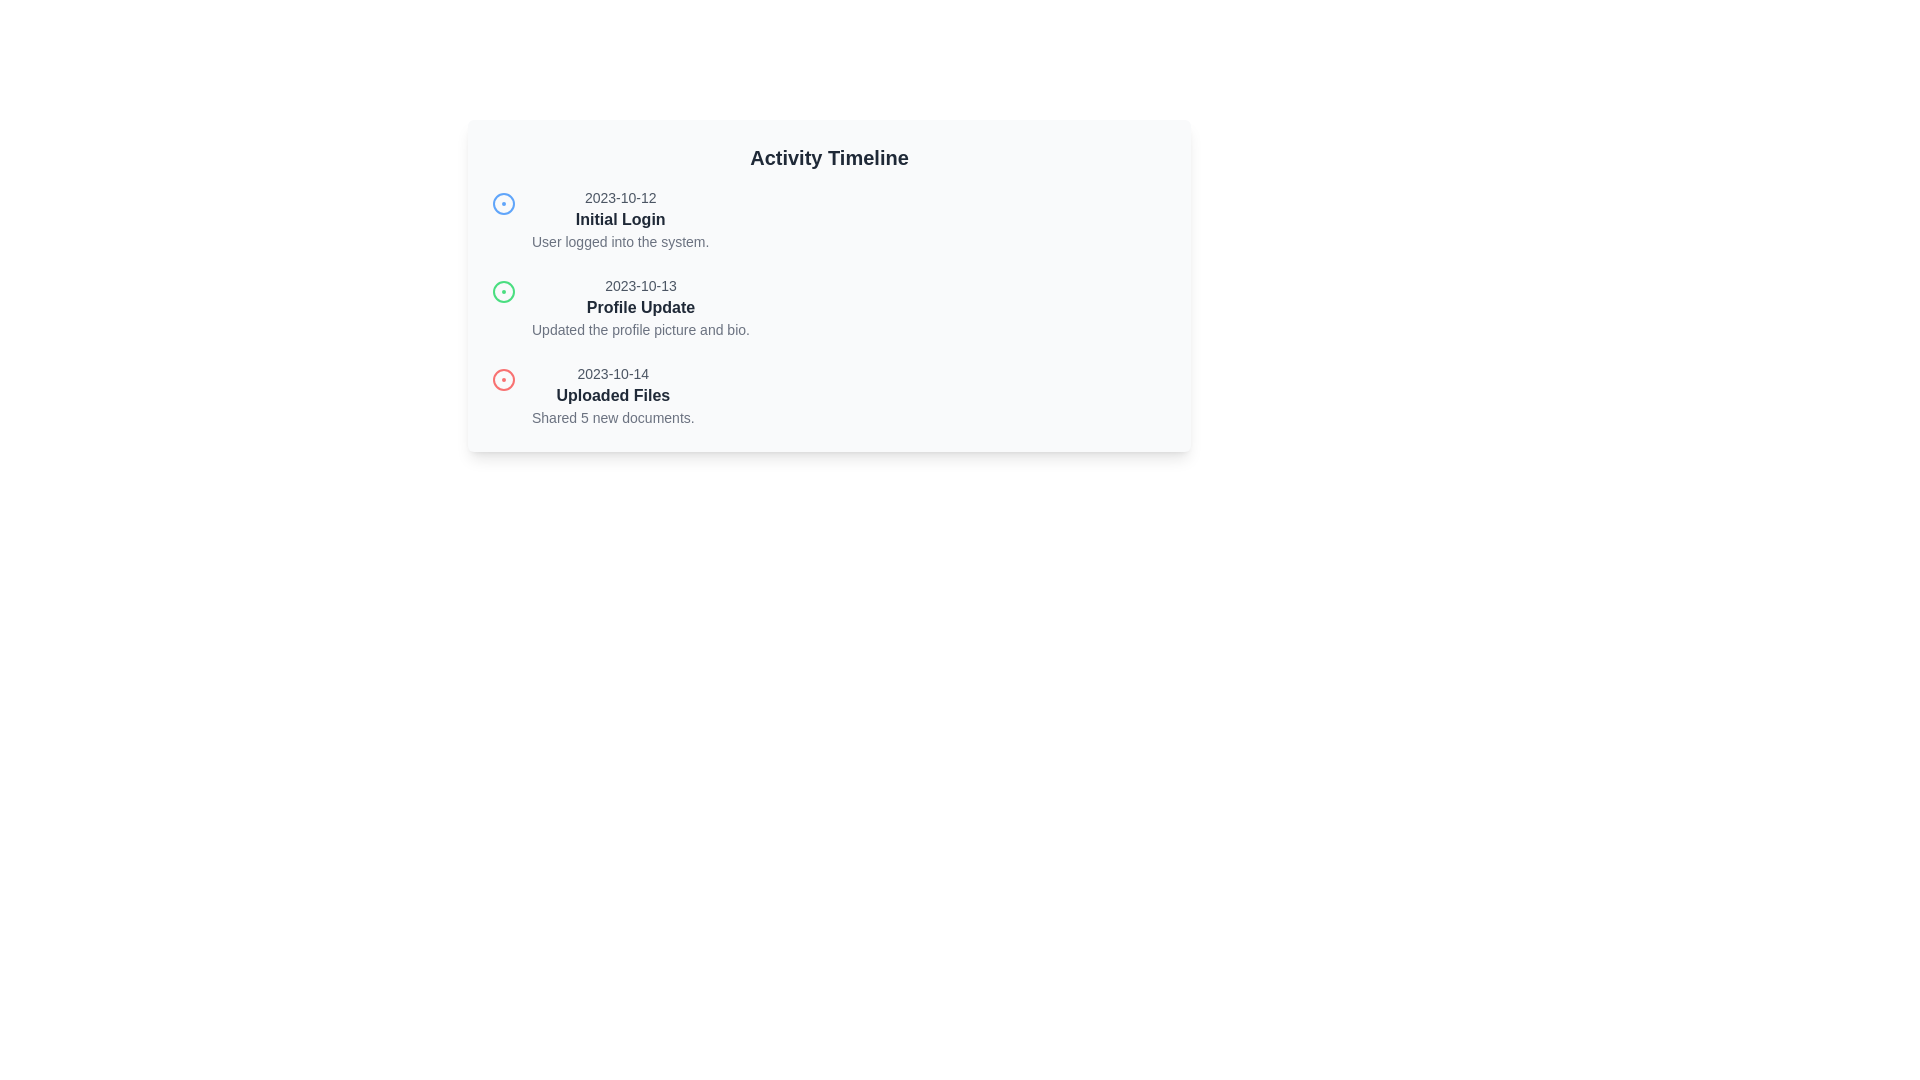 The height and width of the screenshot is (1080, 1920). Describe the element at coordinates (504, 380) in the screenshot. I see `the appearance of the circular red icon located to the left of the 'Uploaded Files' text in the timeline for '2023-10-14'` at that location.